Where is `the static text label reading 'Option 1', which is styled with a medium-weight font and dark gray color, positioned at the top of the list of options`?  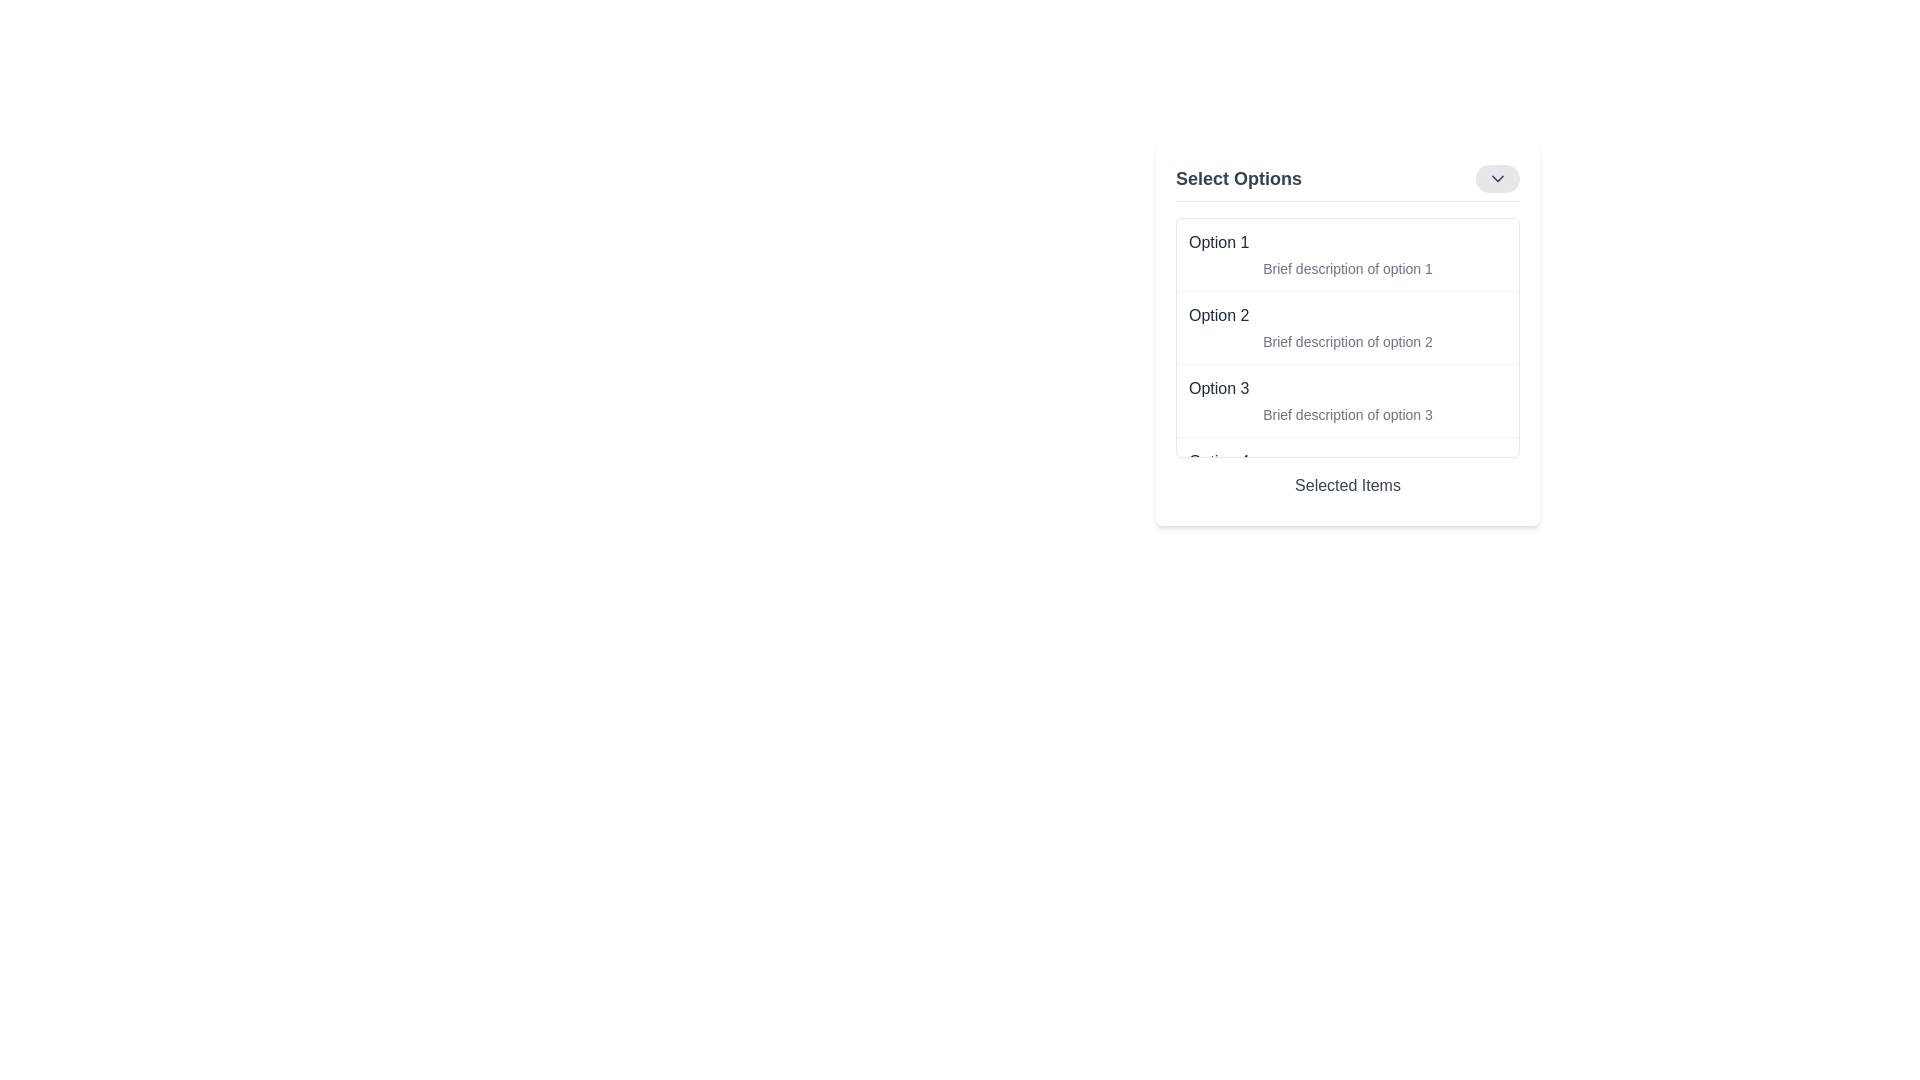
the static text label reading 'Option 1', which is styled with a medium-weight font and dark gray color, positioned at the top of the list of options is located at coordinates (1218, 242).